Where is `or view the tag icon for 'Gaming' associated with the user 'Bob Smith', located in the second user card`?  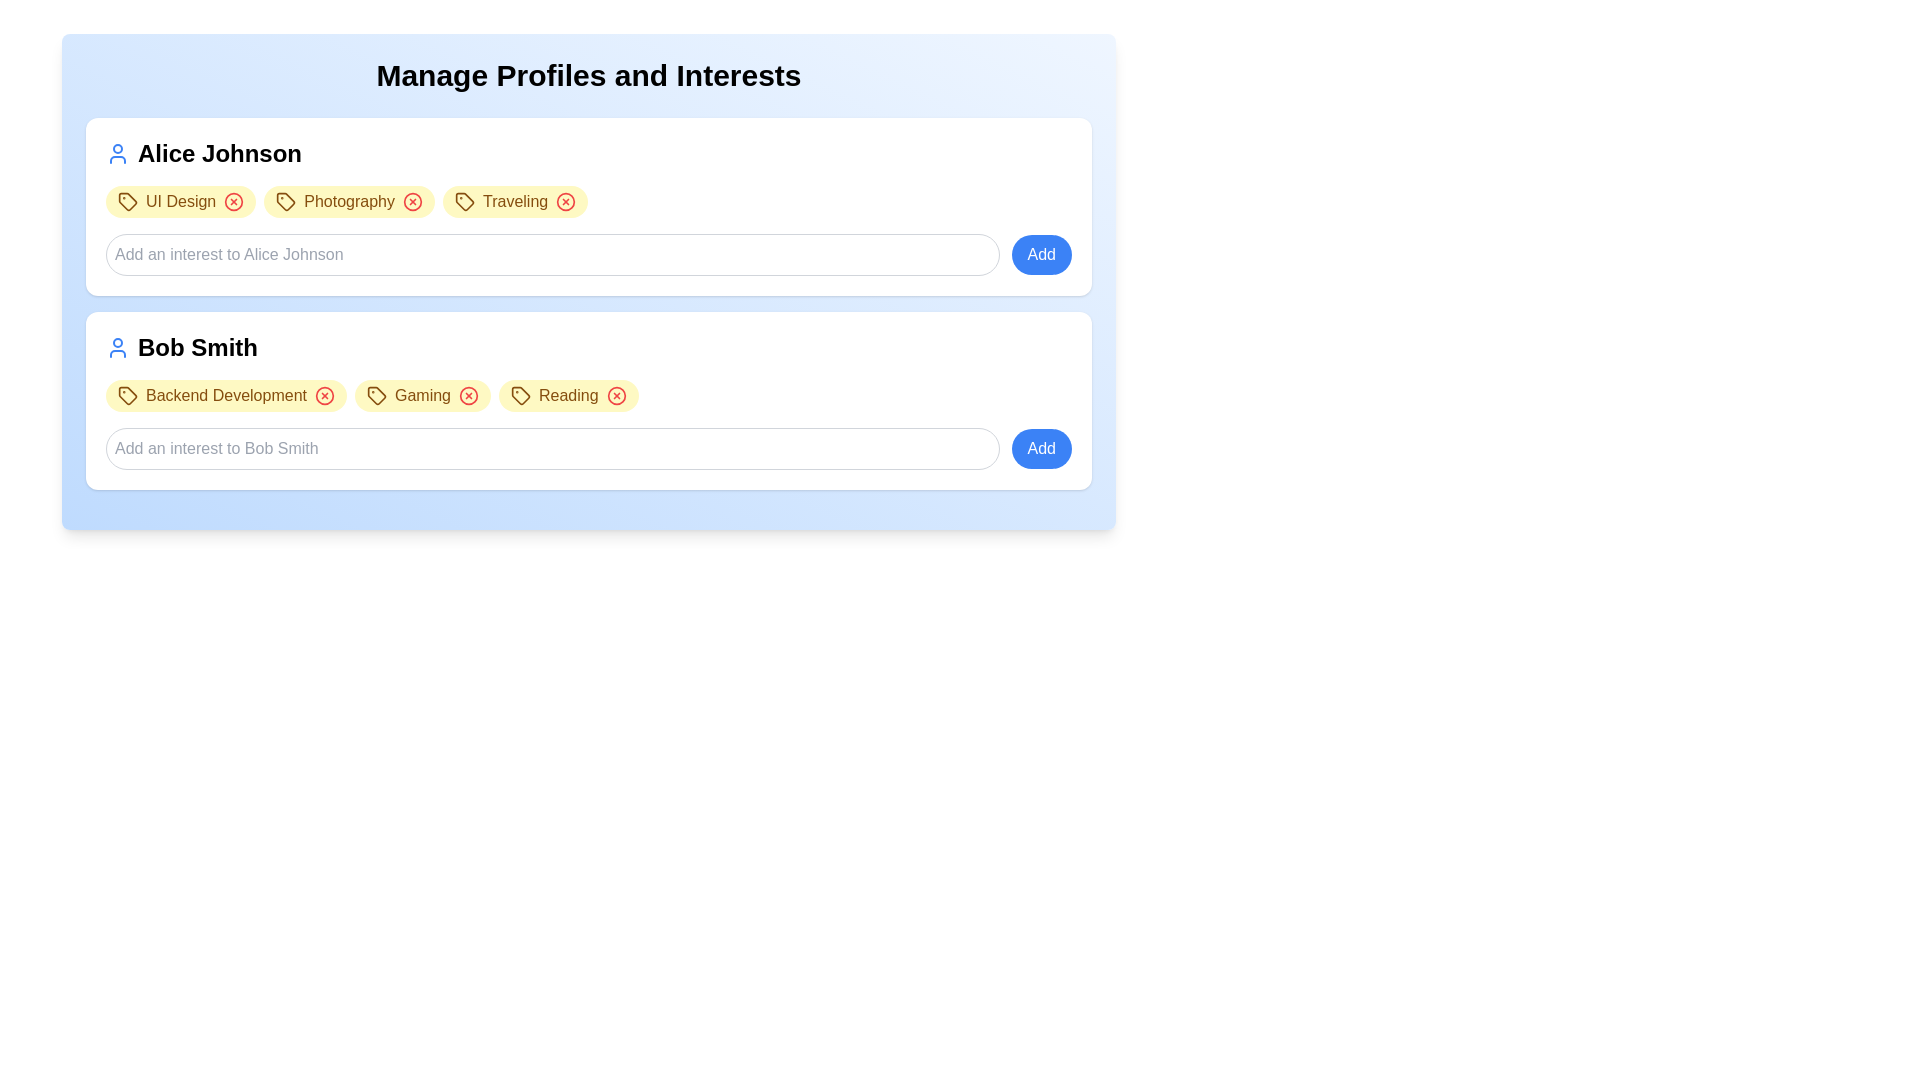
or view the tag icon for 'Gaming' associated with the user 'Bob Smith', located in the second user card is located at coordinates (376, 396).